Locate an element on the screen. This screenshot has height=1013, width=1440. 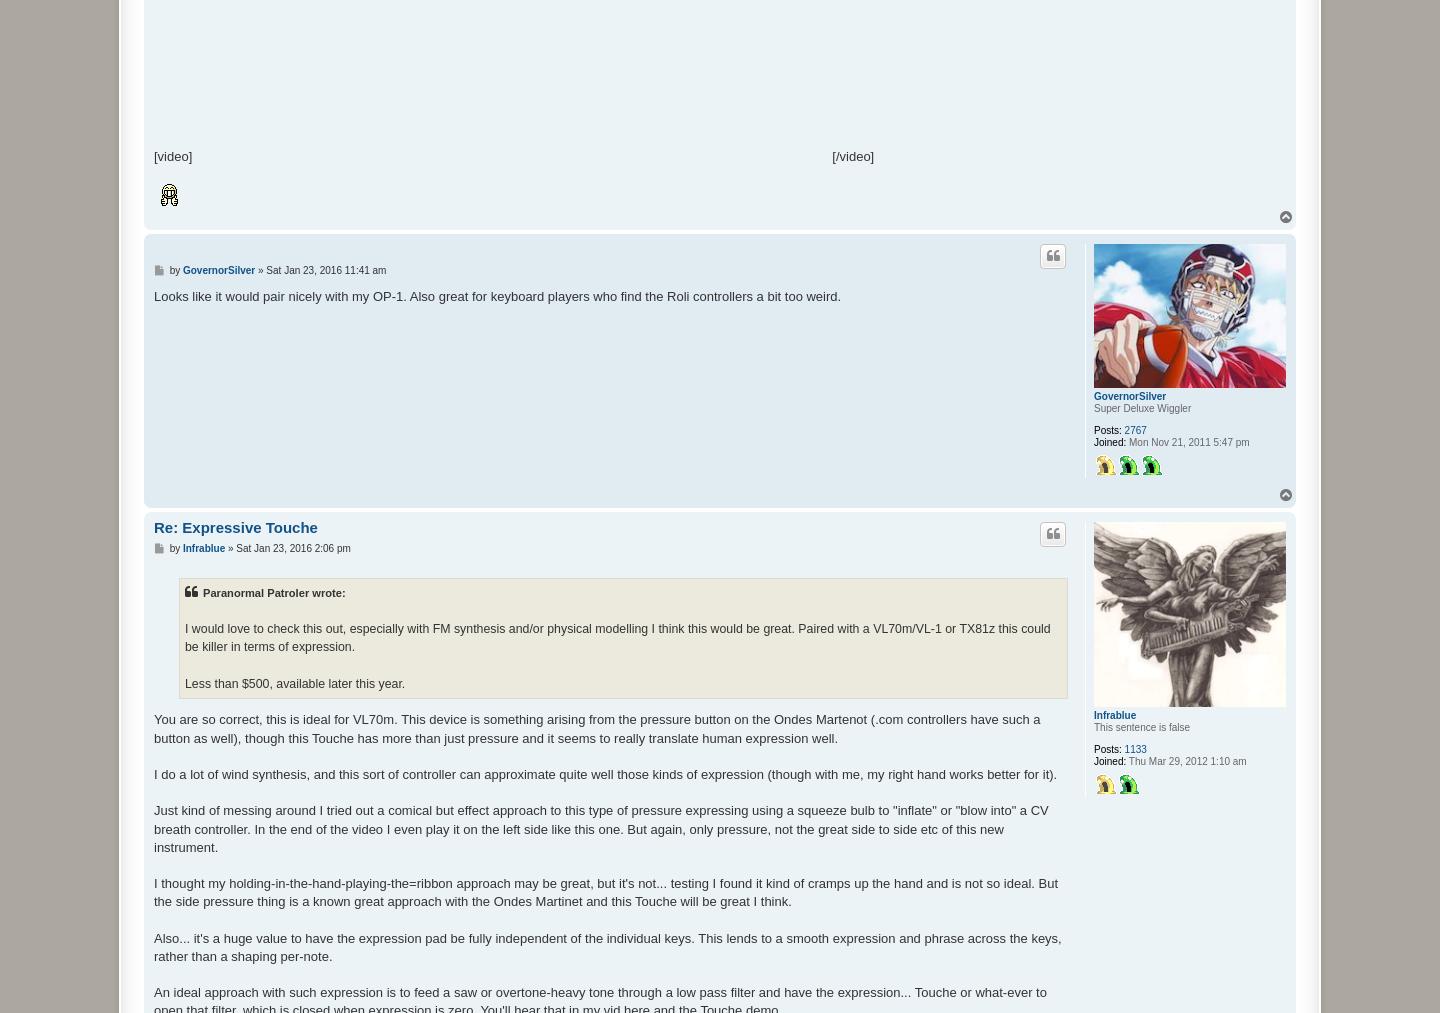
'Sat Jan 23, 2016 2:06 pm' is located at coordinates (292, 547).